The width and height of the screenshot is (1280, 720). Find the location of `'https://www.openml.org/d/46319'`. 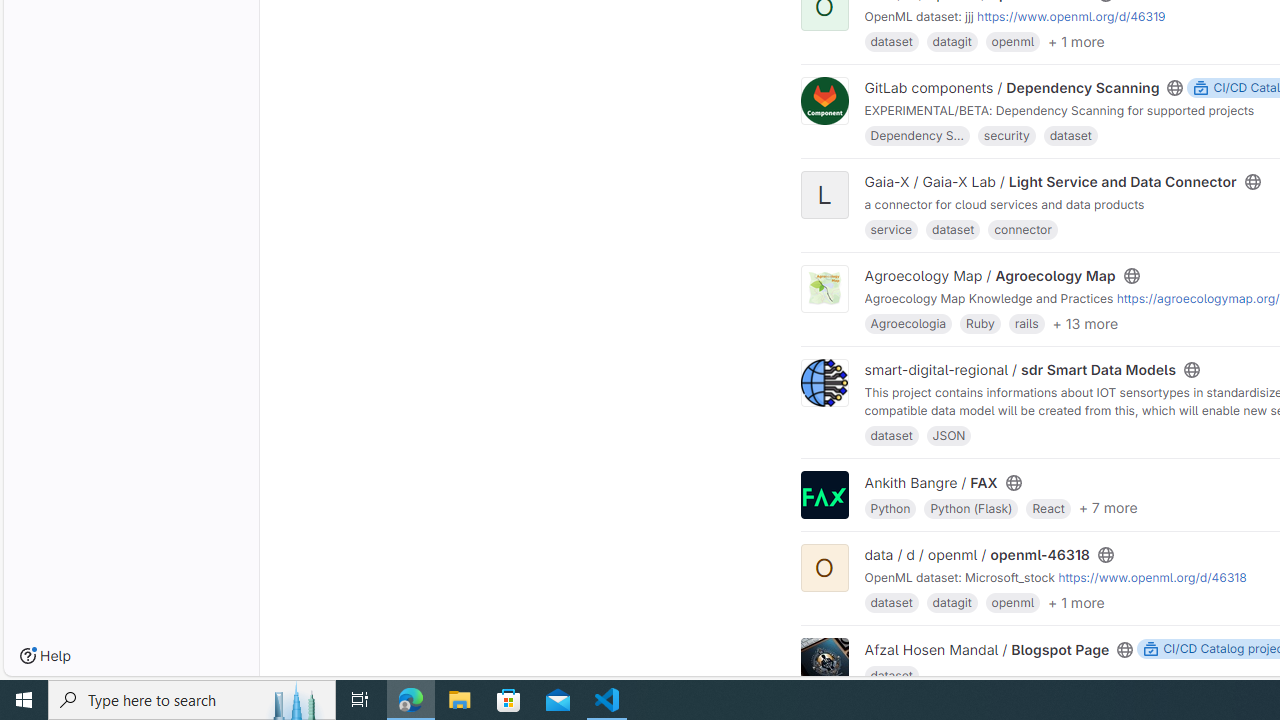

'https://www.openml.org/d/46319' is located at coordinates (1070, 16).